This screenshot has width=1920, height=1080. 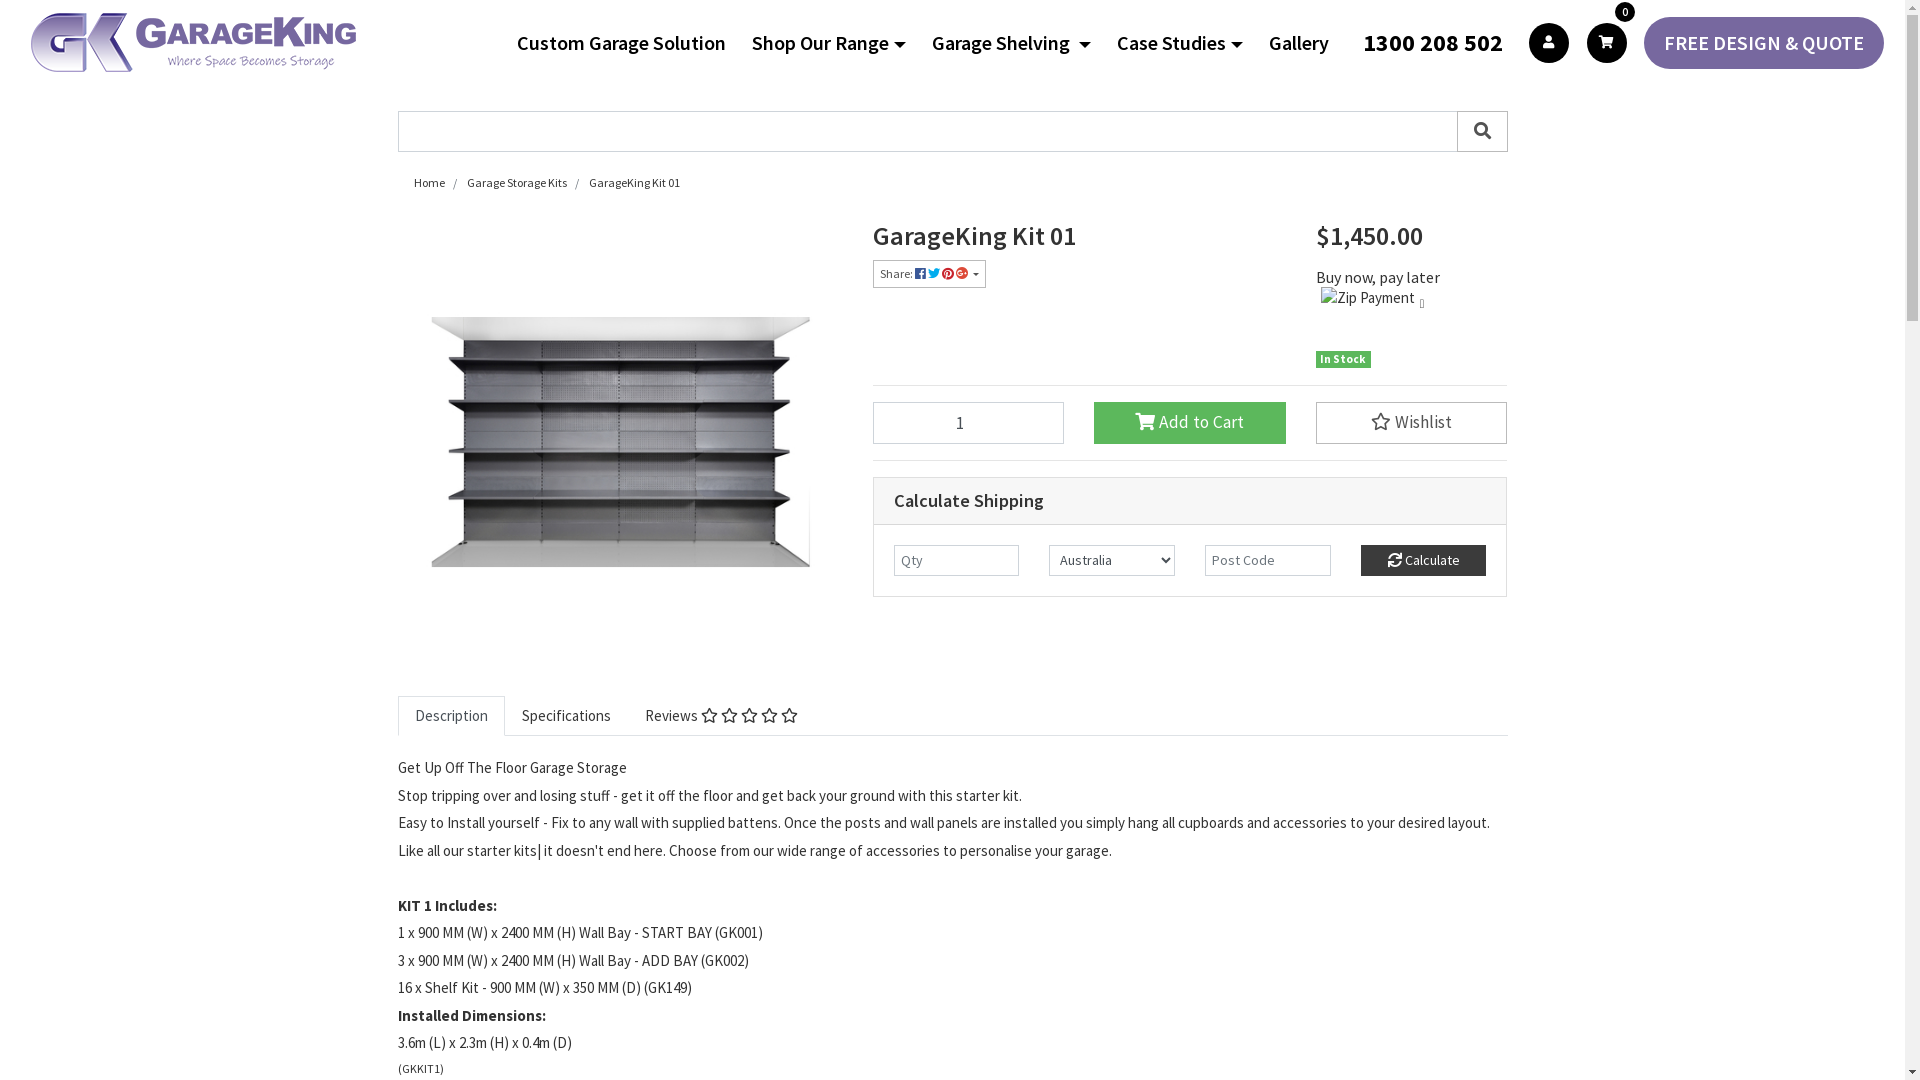 What do you see at coordinates (428, 182) in the screenshot?
I see `'Home'` at bounding box center [428, 182].